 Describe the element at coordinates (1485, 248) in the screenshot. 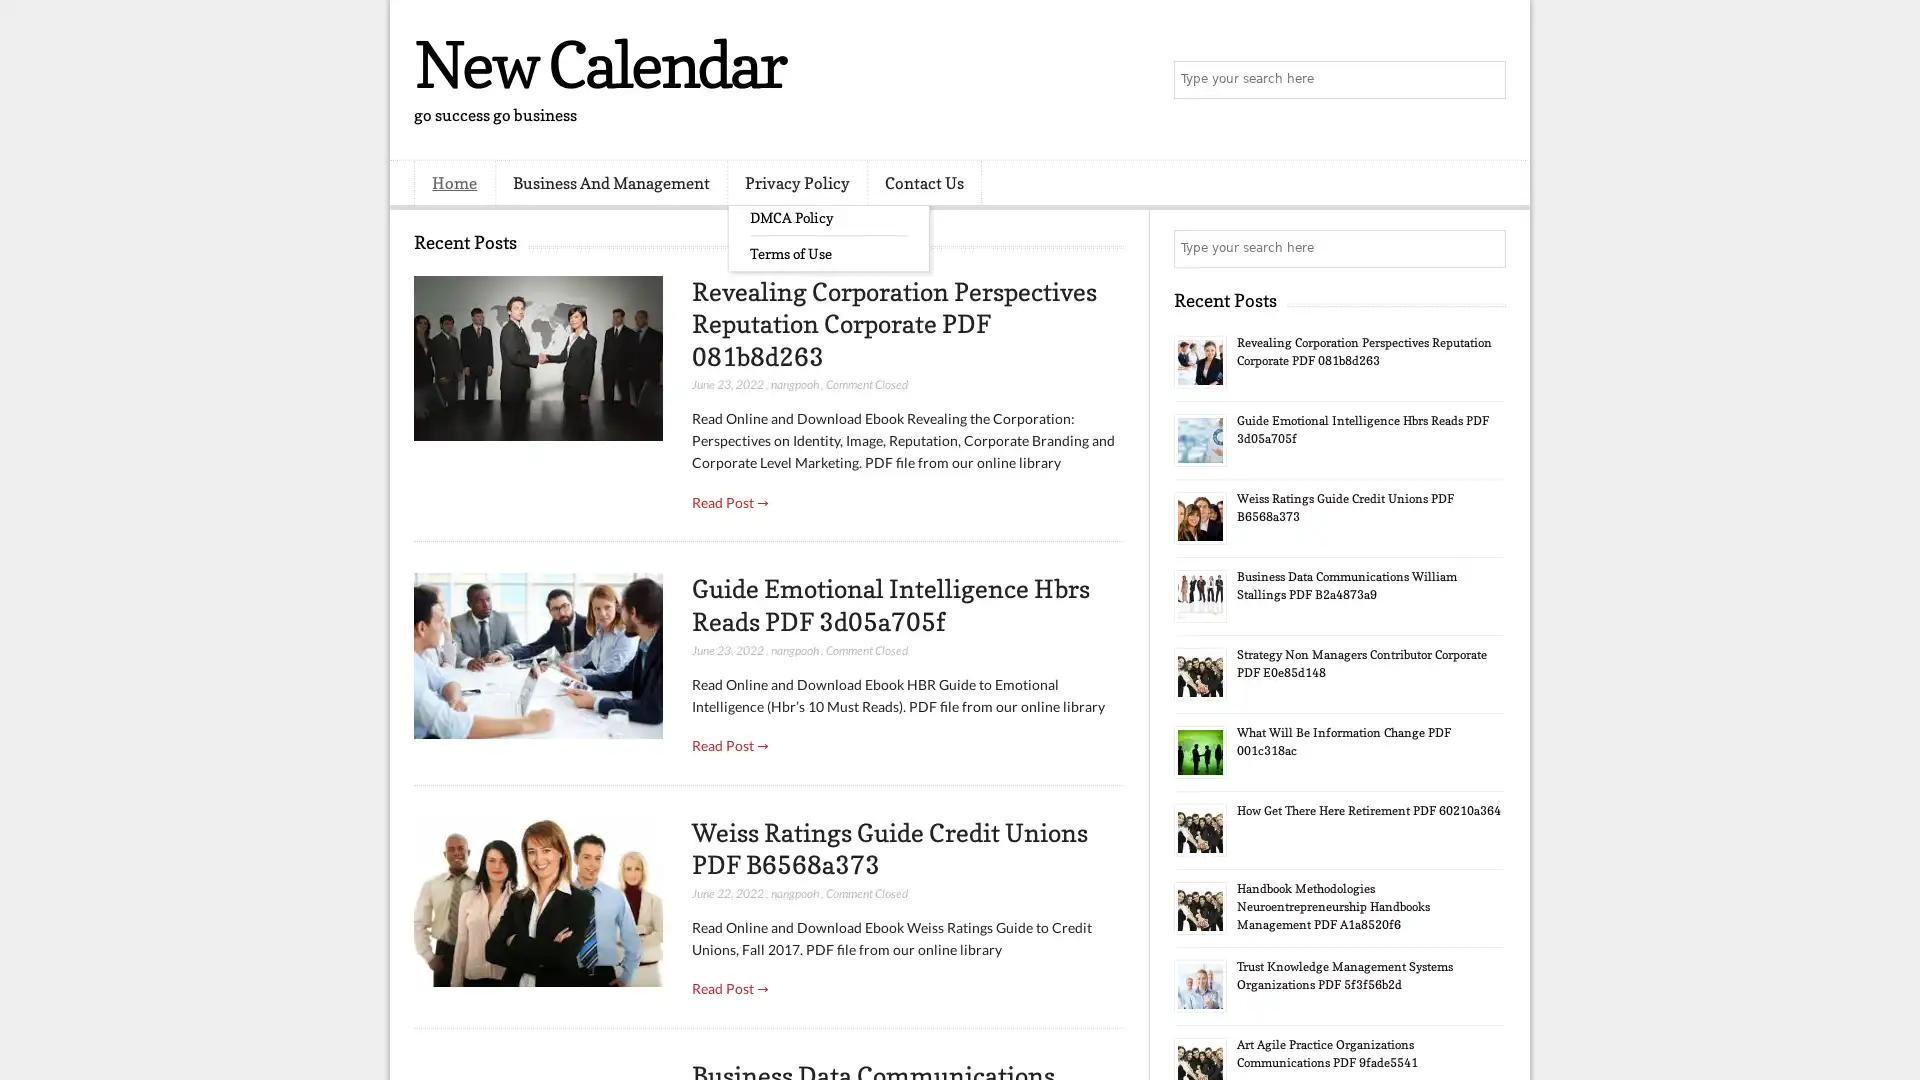

I see `Search` at that location.